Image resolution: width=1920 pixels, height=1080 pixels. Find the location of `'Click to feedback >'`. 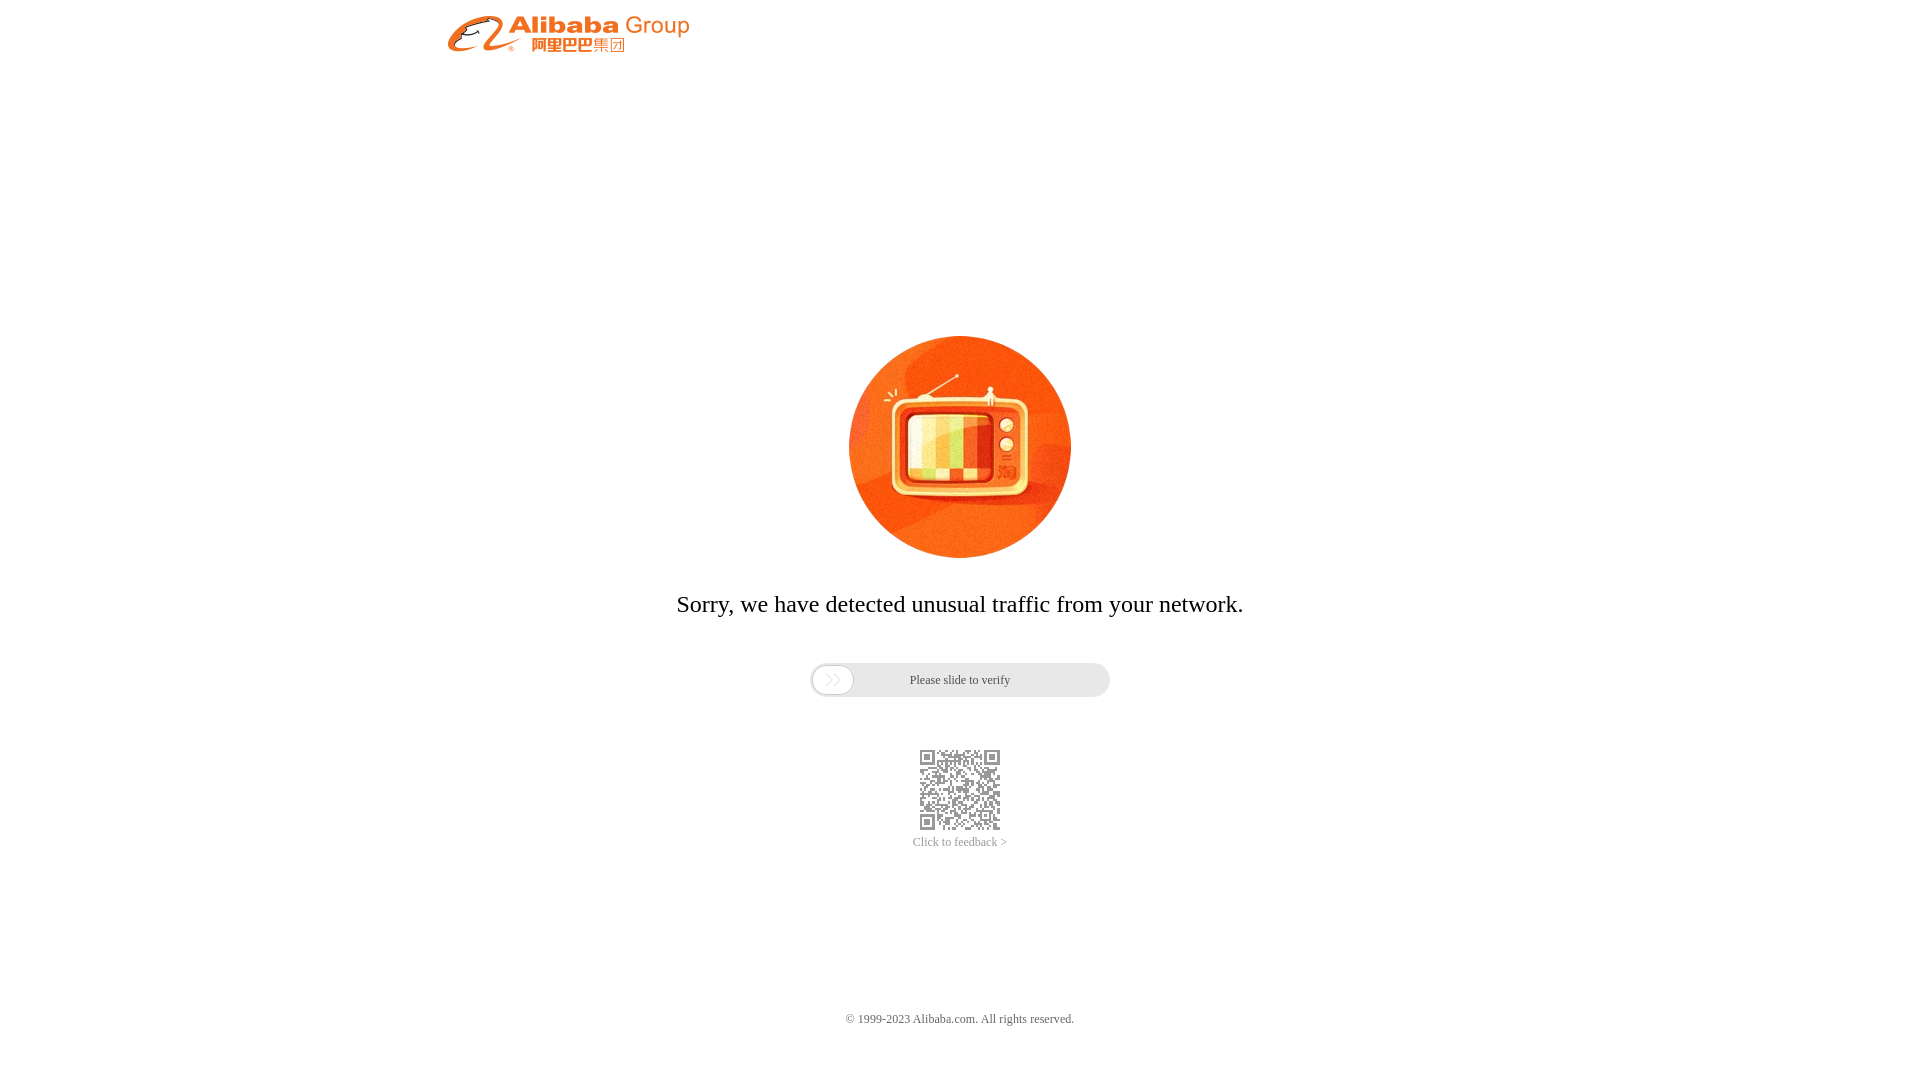

'Click to feedback >' is located at coordinates (911, 842).